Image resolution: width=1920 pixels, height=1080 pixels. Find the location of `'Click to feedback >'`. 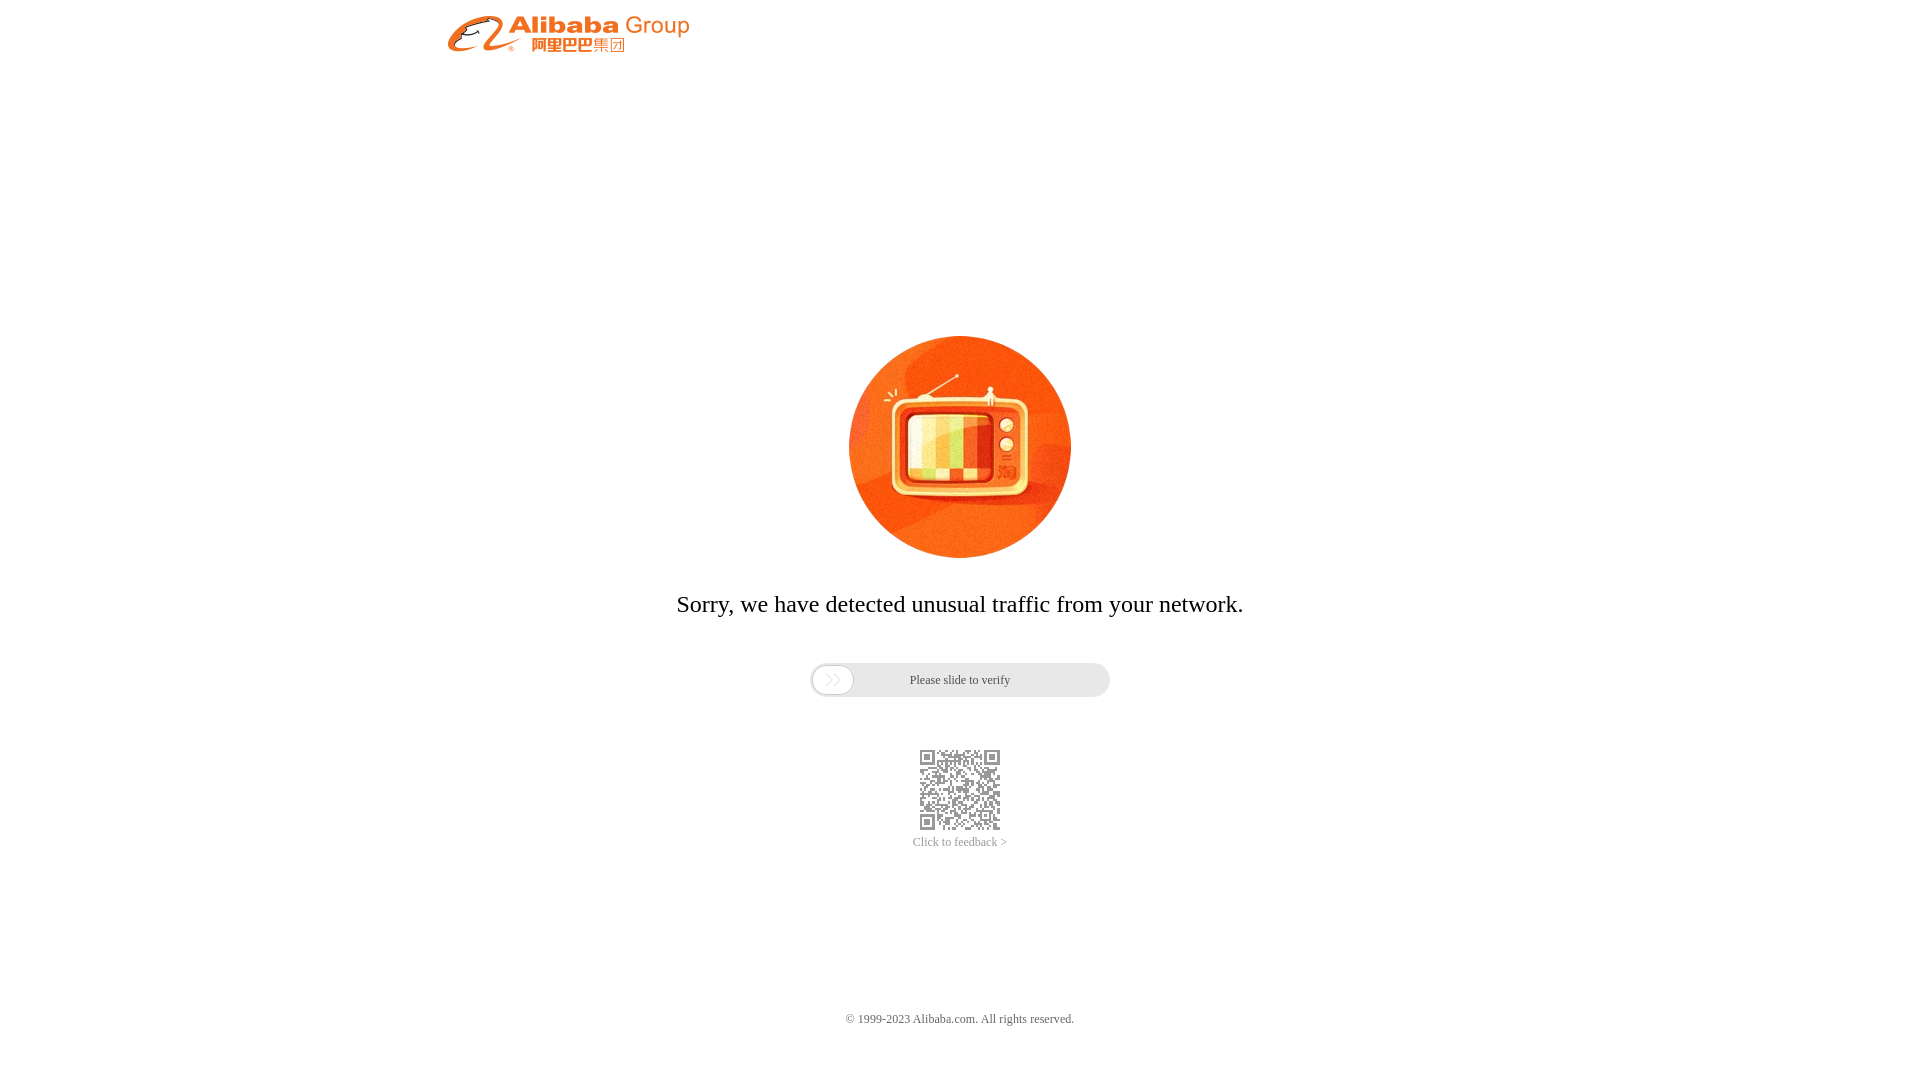

'Click to feedback >' is located at coordinates (911, 842).